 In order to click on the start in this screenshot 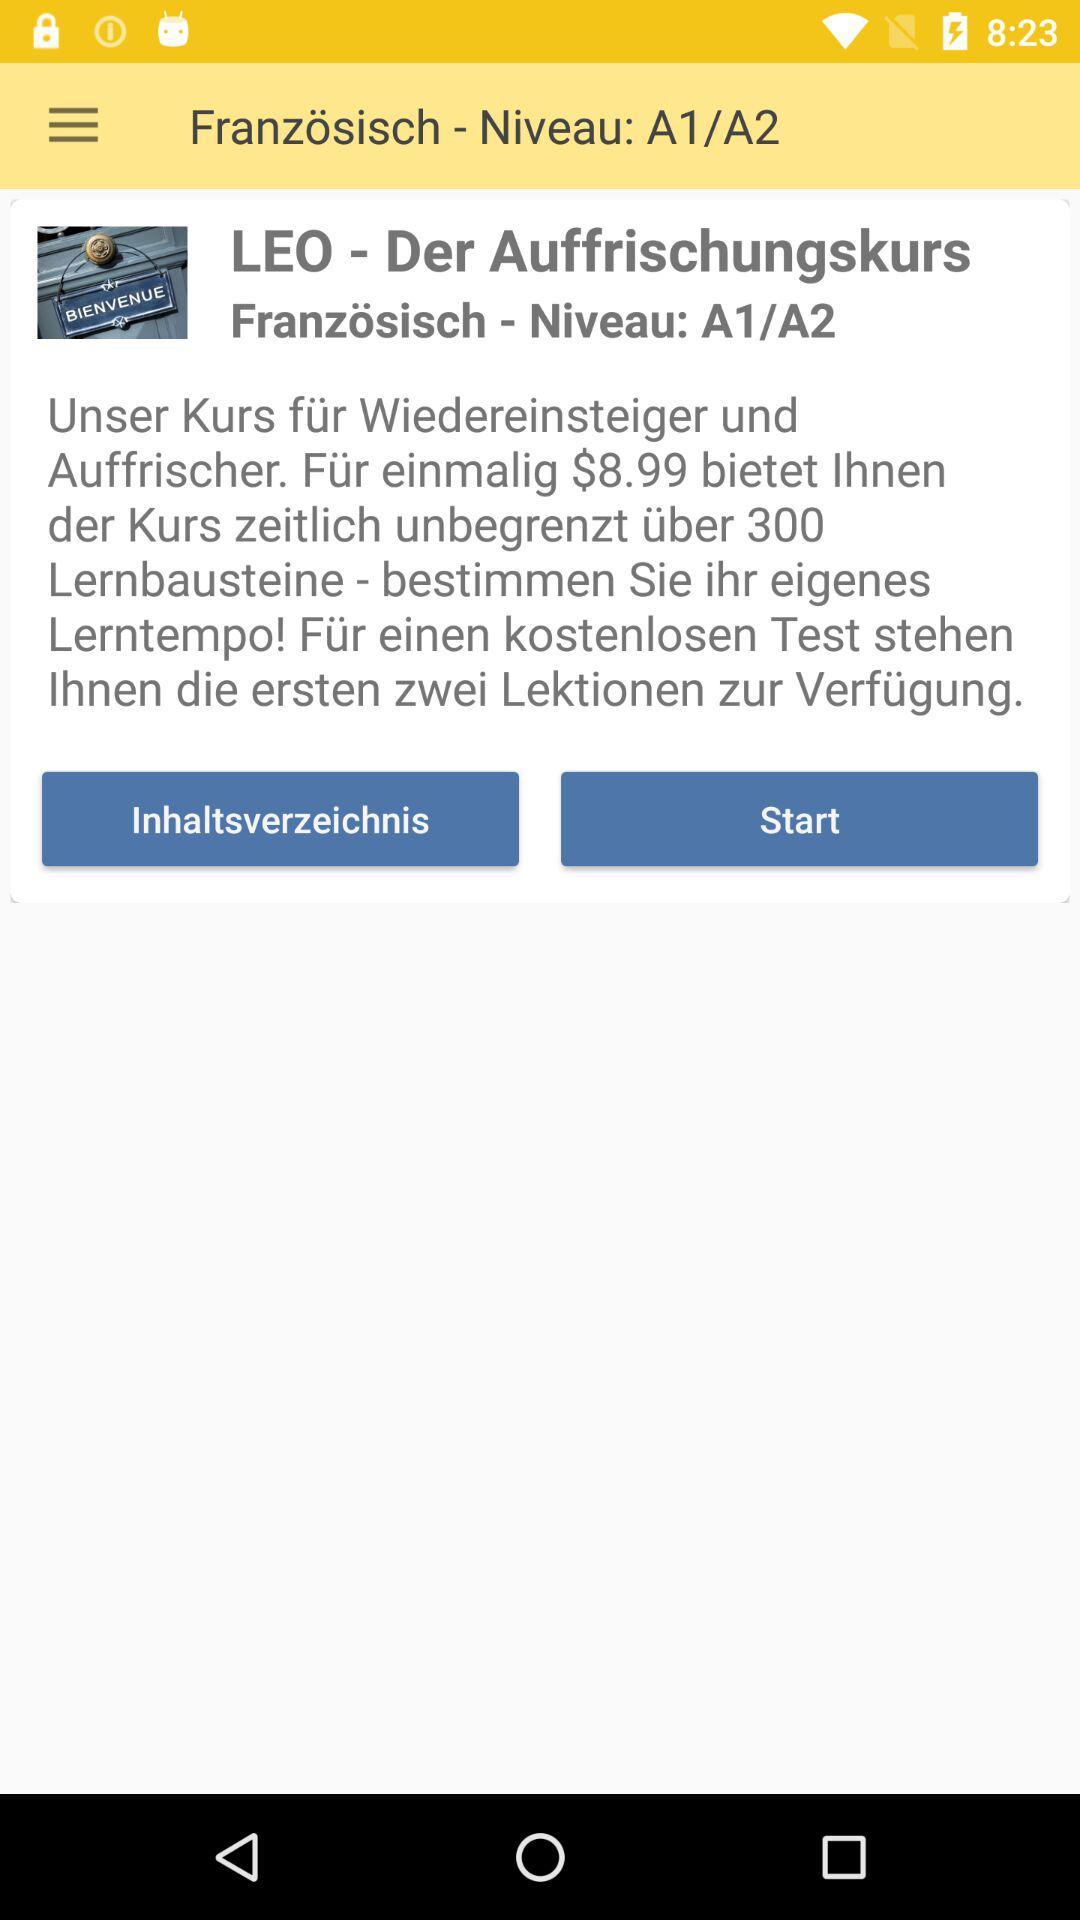, I will do `click(798, 819)`.